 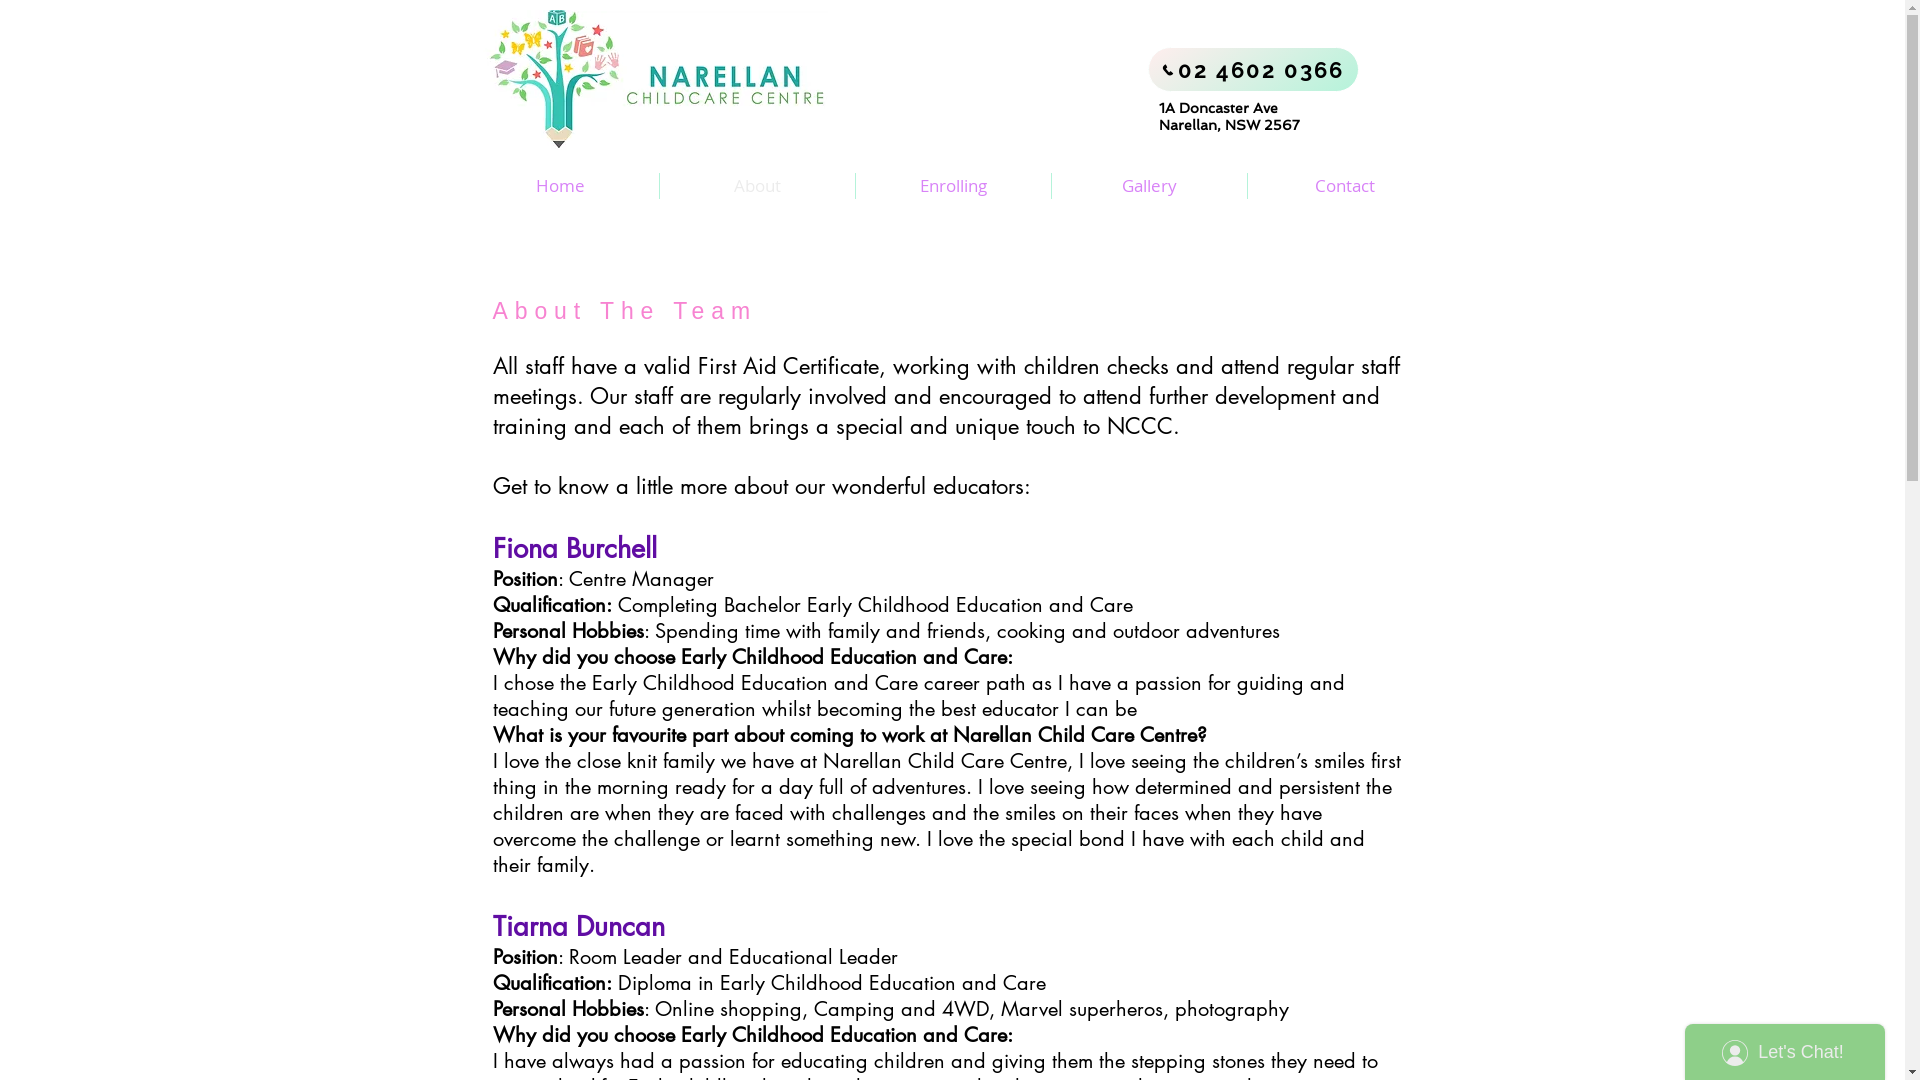 What do you see at coordinates (660, 185) in the screenshot?
I see `'About'` at bounding box center [660, 185].